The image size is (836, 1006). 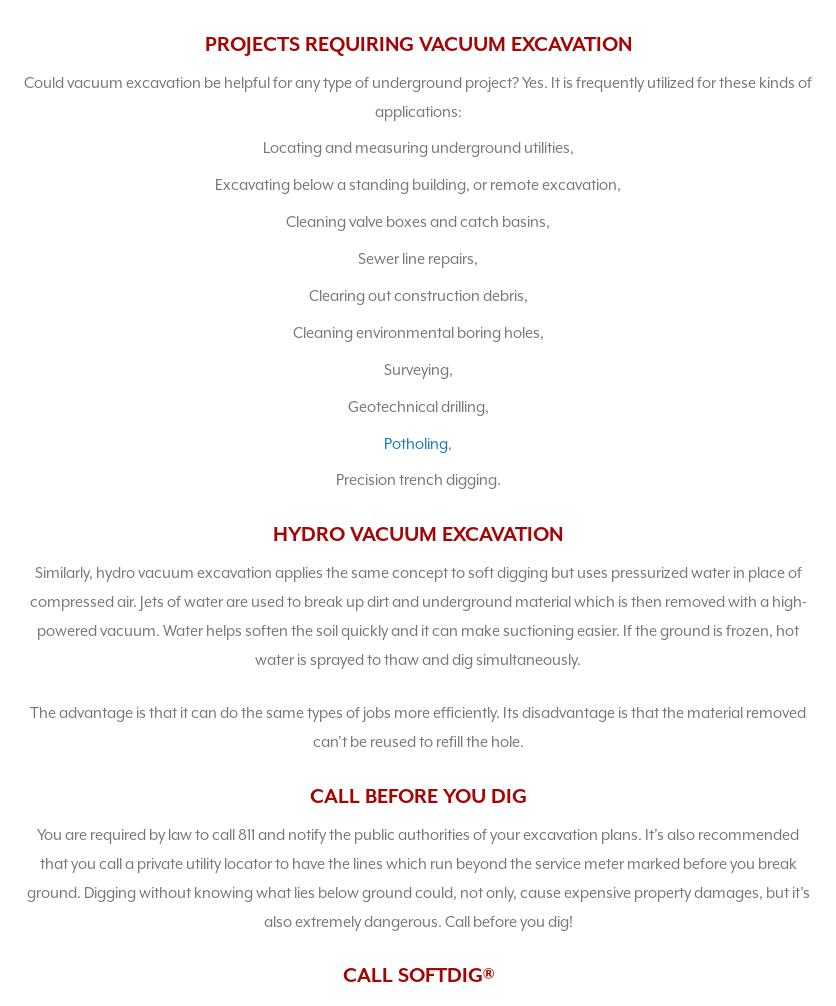 What do you see at coordinates (382, 441) in the screenshot?
I see `'Potholing'` at bounding box center [382, 441].